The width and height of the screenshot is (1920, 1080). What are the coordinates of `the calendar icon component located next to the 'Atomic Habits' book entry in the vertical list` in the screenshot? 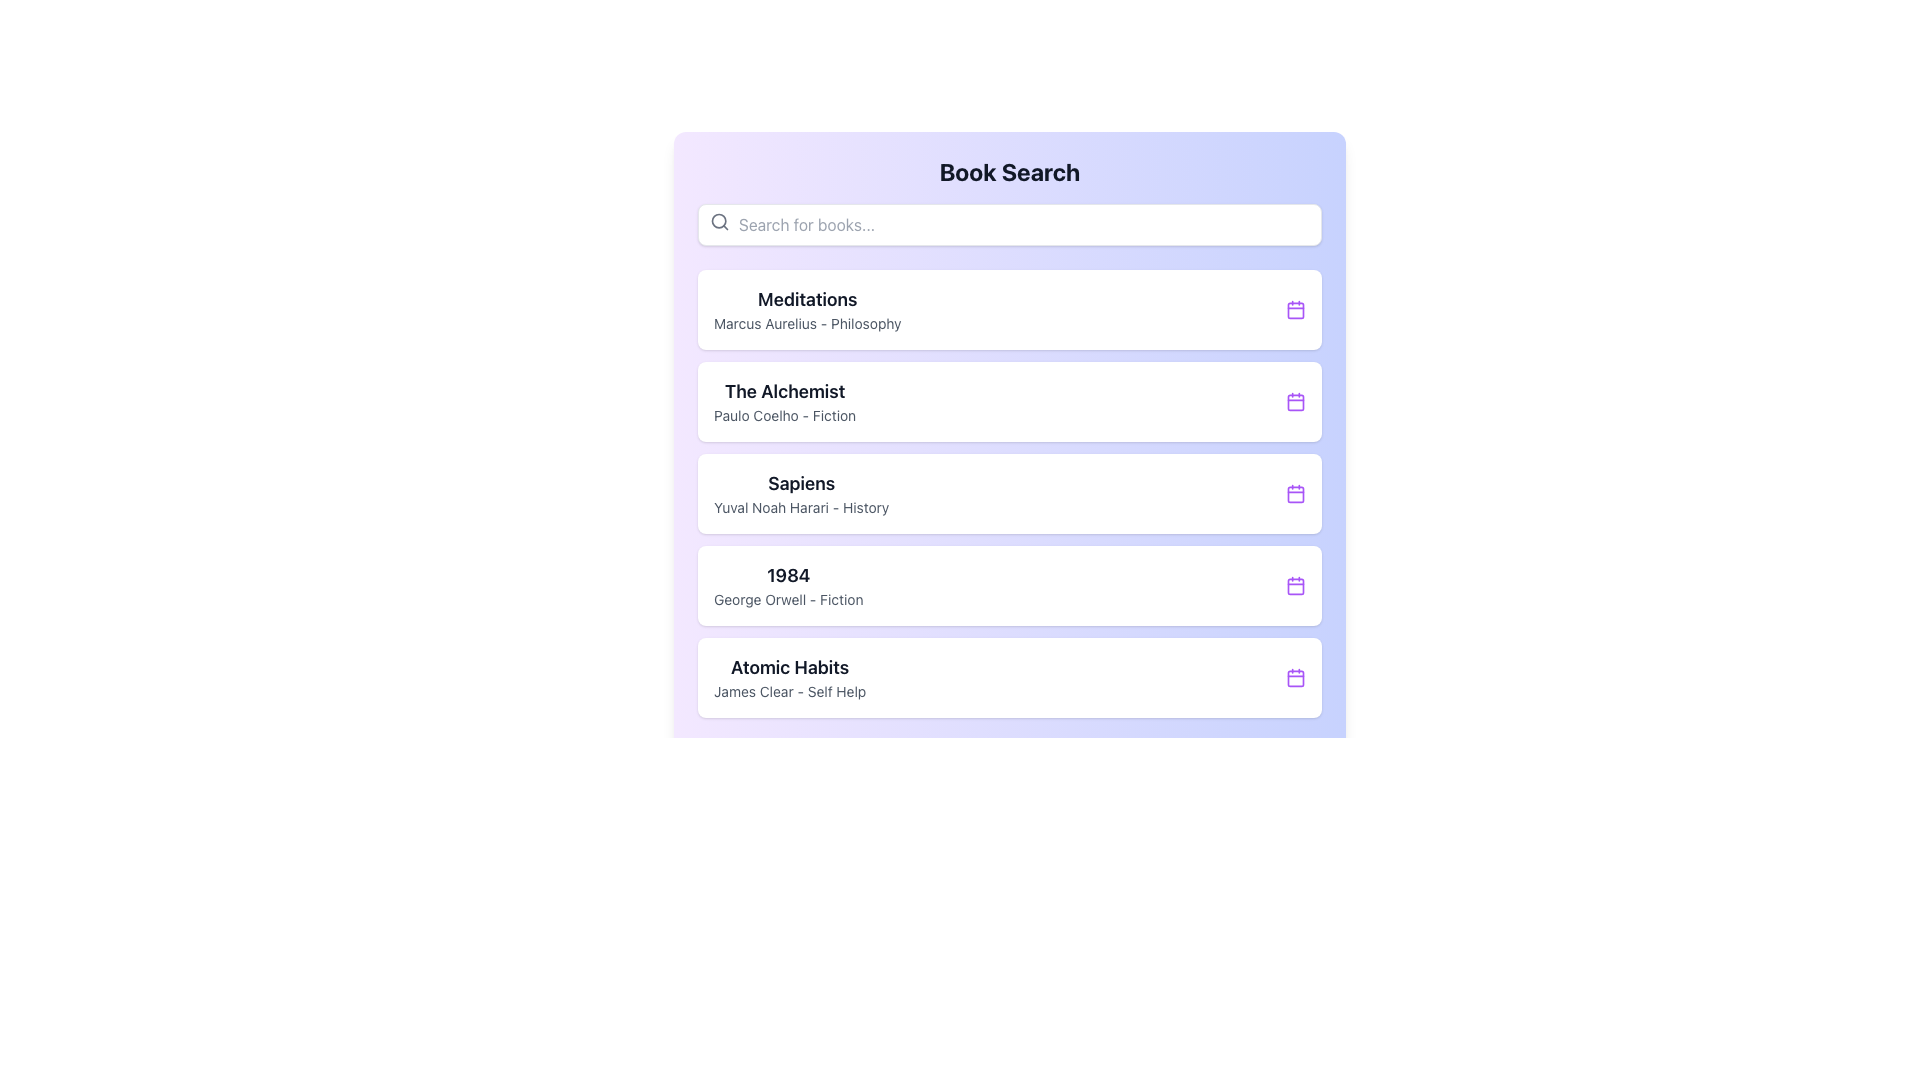 It's located at (1296, 677).